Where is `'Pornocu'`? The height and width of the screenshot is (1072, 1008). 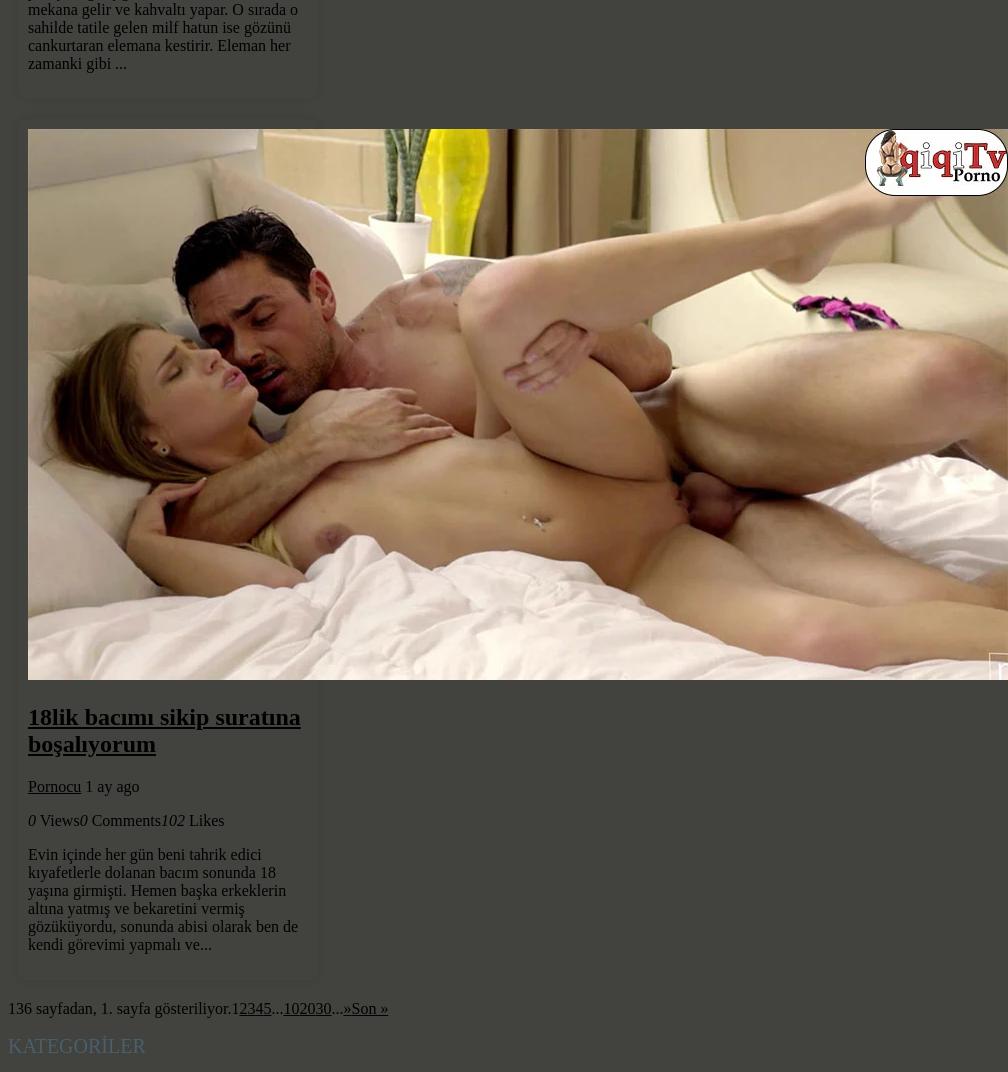
'Pornocu' is located at coordinates (54, 786).